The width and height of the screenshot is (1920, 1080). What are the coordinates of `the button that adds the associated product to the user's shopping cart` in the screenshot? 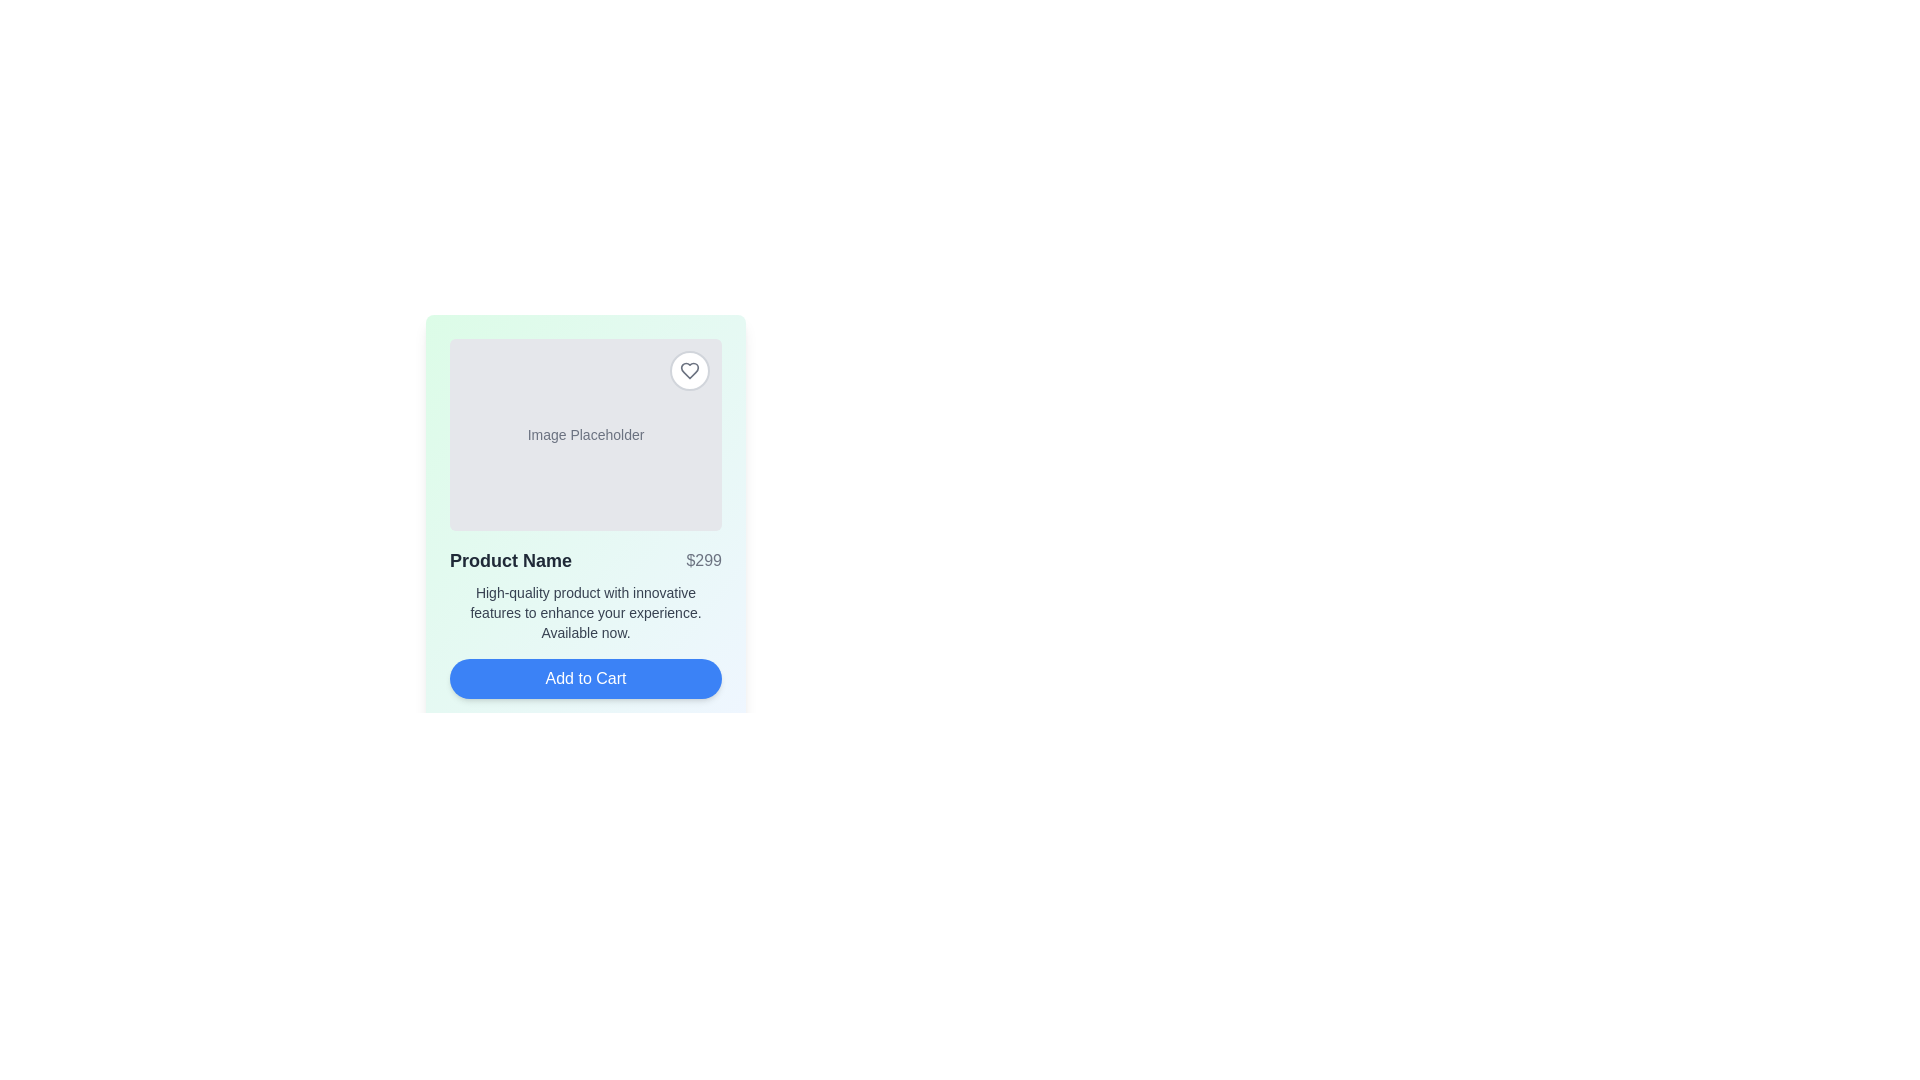 It's located at (584, 677).